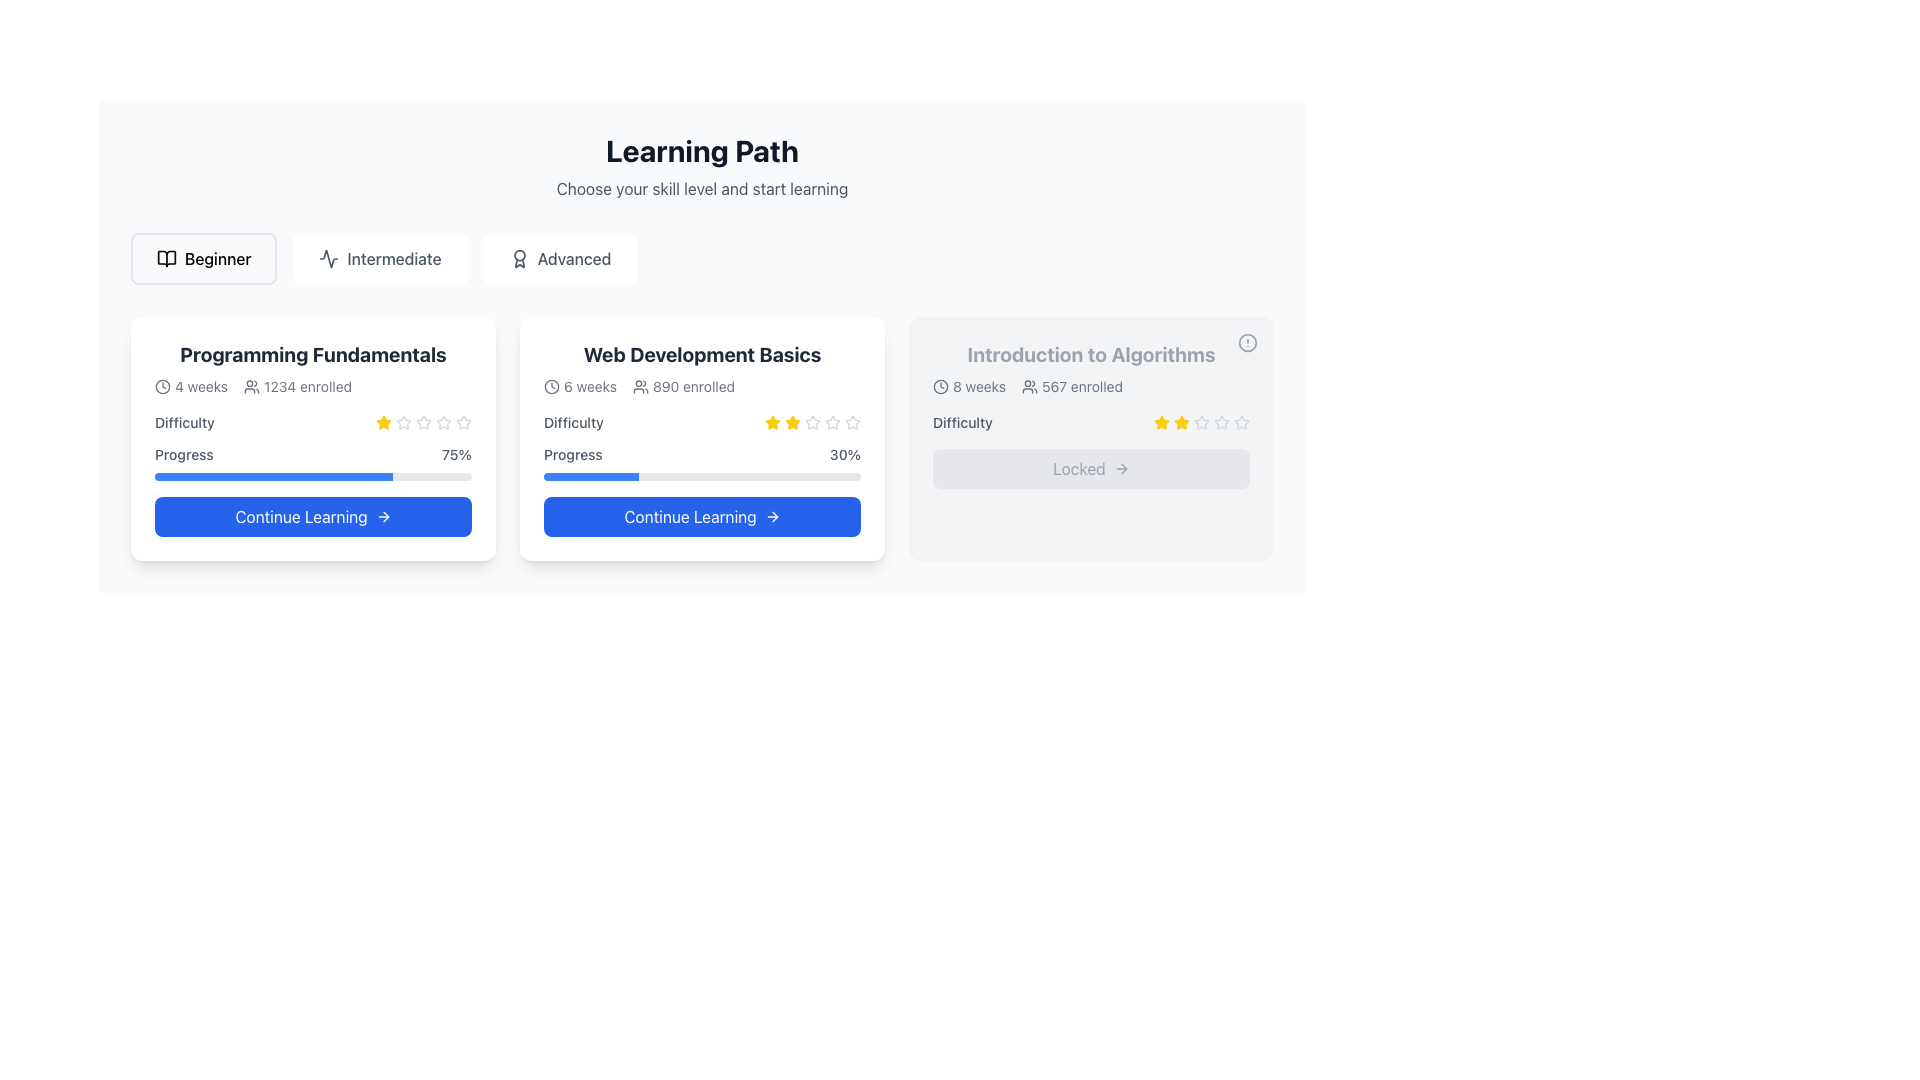 The height and width of the screenshot is (1080, 1920). What do you see at coordinates (297, 386) in the screenshot?
I see `the Text label with an icon that indicates enrollment information for the 'Programming Fundamentals' course, positioned below the '4 weeks' item and above the 'Difficulty' label` at bounding box center [297, 386].